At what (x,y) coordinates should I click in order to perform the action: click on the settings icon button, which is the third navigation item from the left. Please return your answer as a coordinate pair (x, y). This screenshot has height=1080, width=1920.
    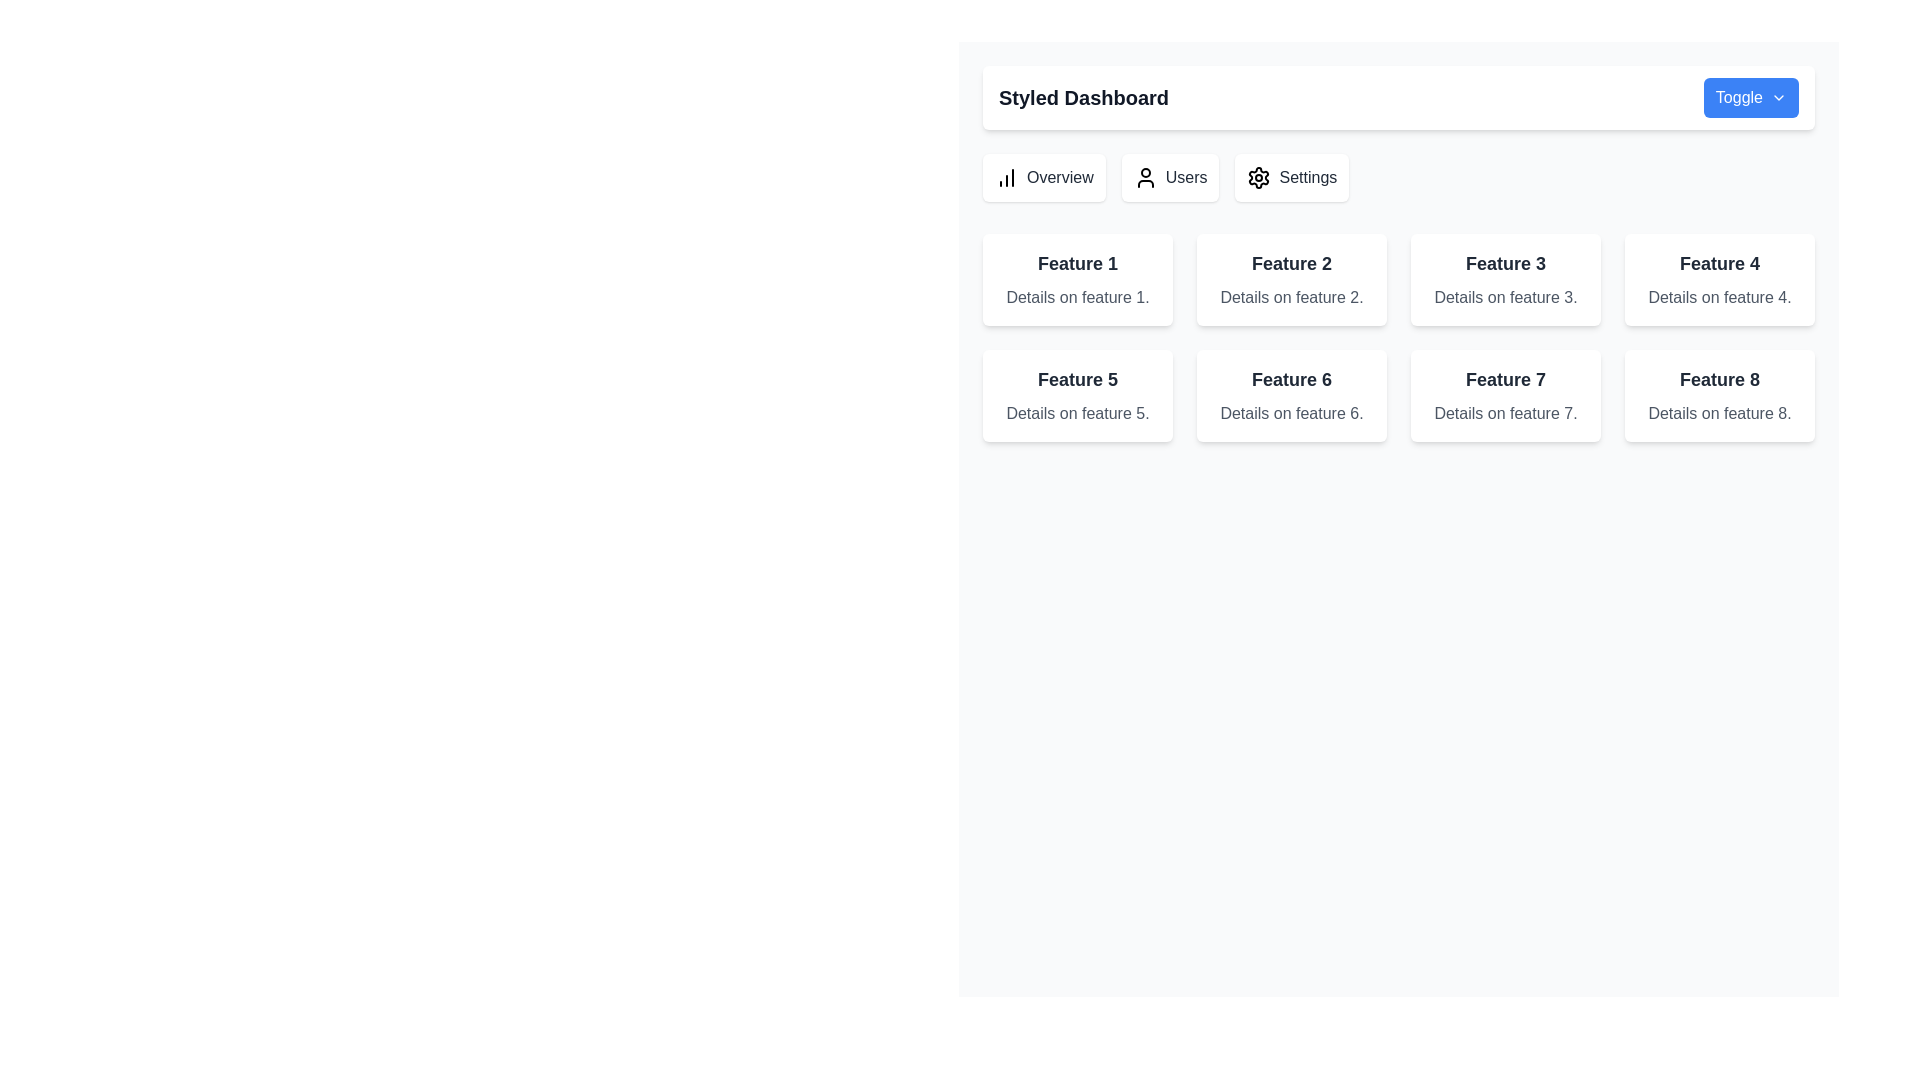
    Looking at the image, I should click on (1258, 176).